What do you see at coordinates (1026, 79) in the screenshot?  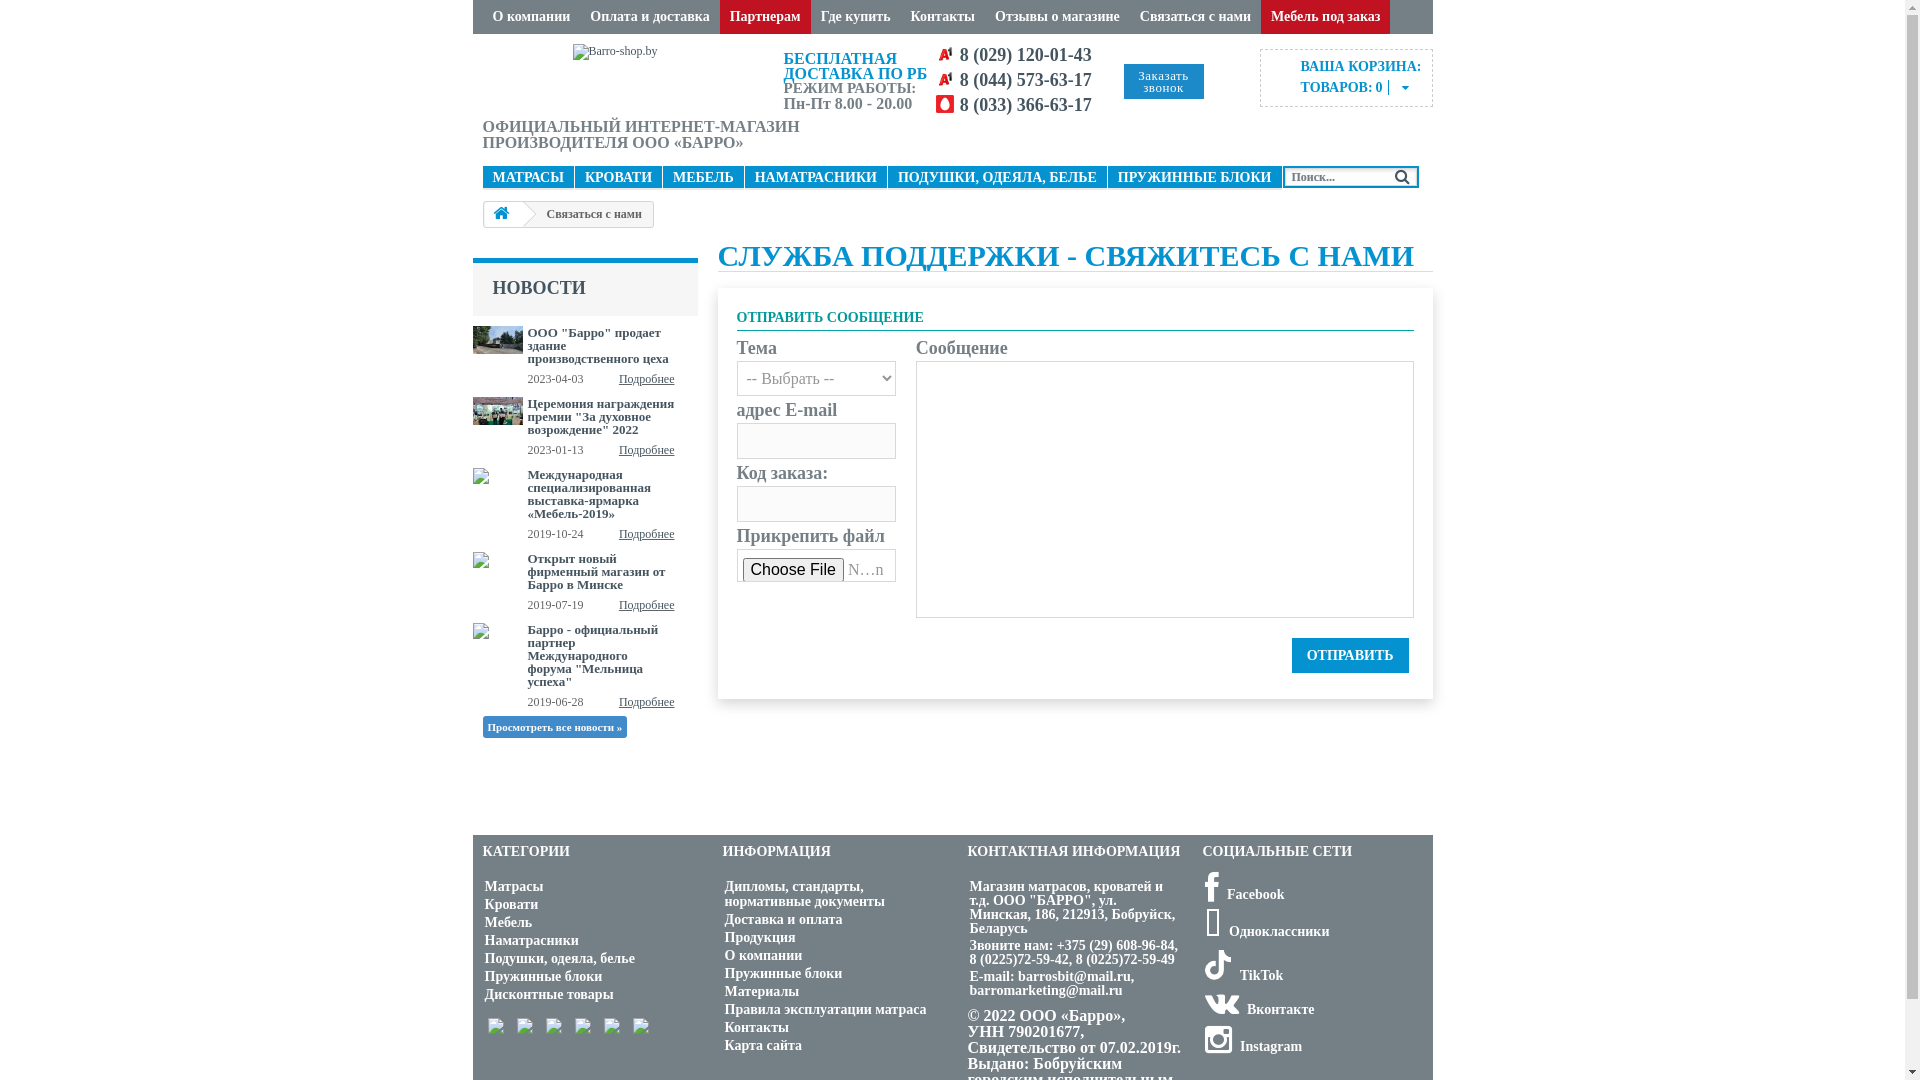 I see `'8 (044) 573-63-17'` at bounding box center [1026, 79].